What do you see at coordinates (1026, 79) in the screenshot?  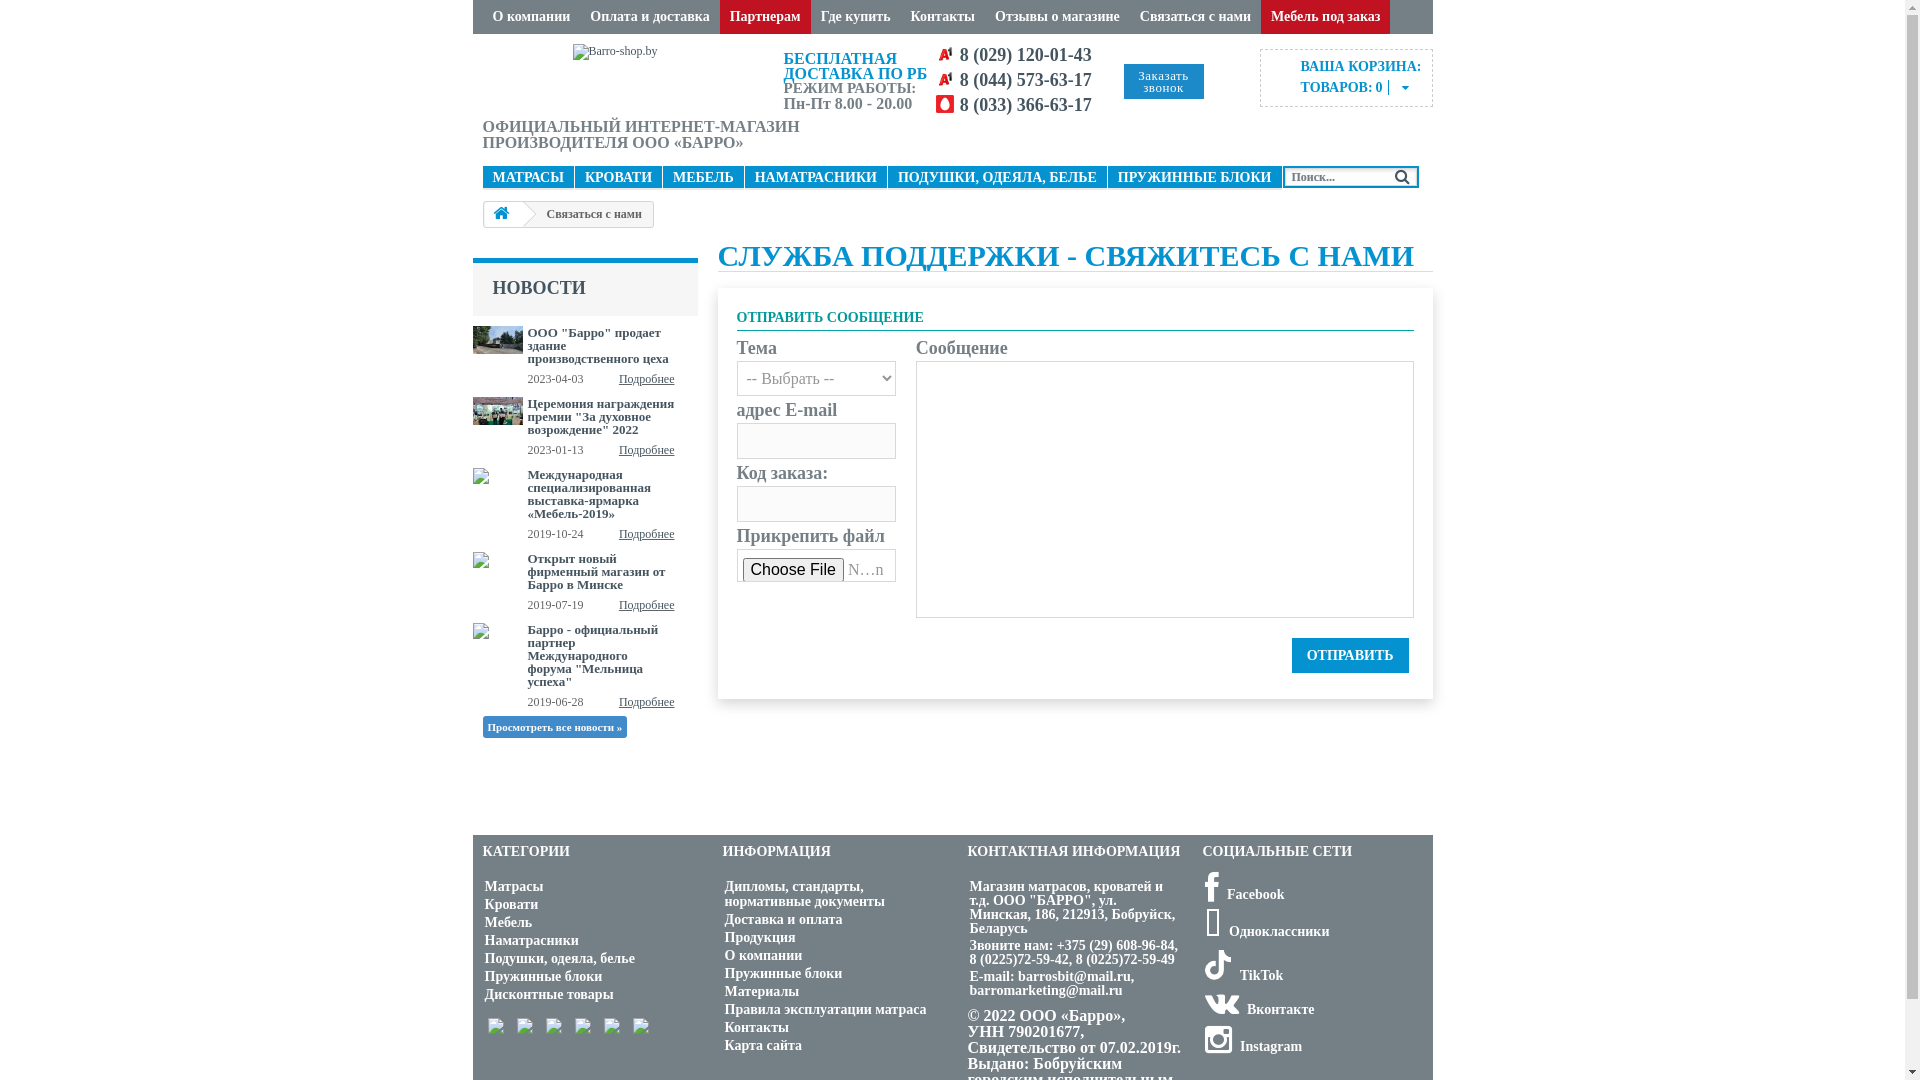 I see `'8 (044) 573-63-17'` at bounding box center [1026, 79].